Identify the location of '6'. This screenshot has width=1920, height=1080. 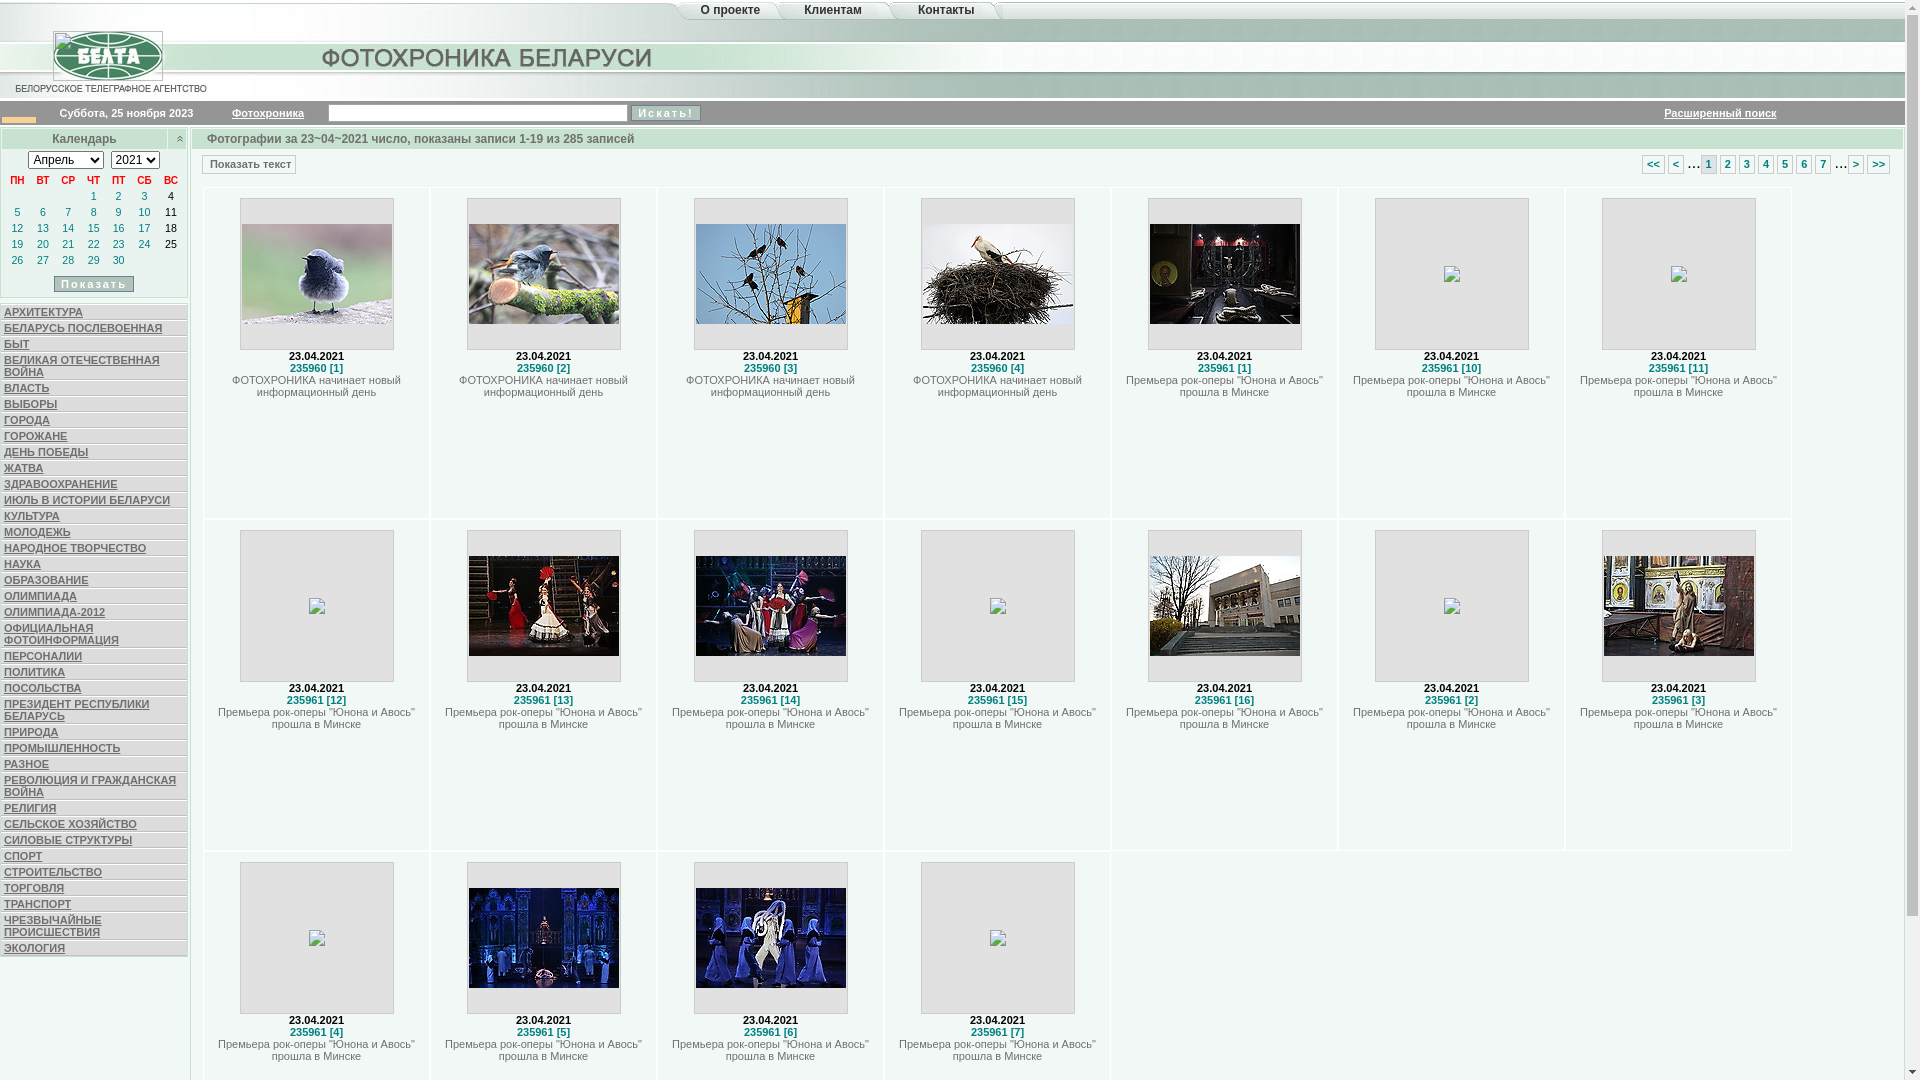
(1804, 162).